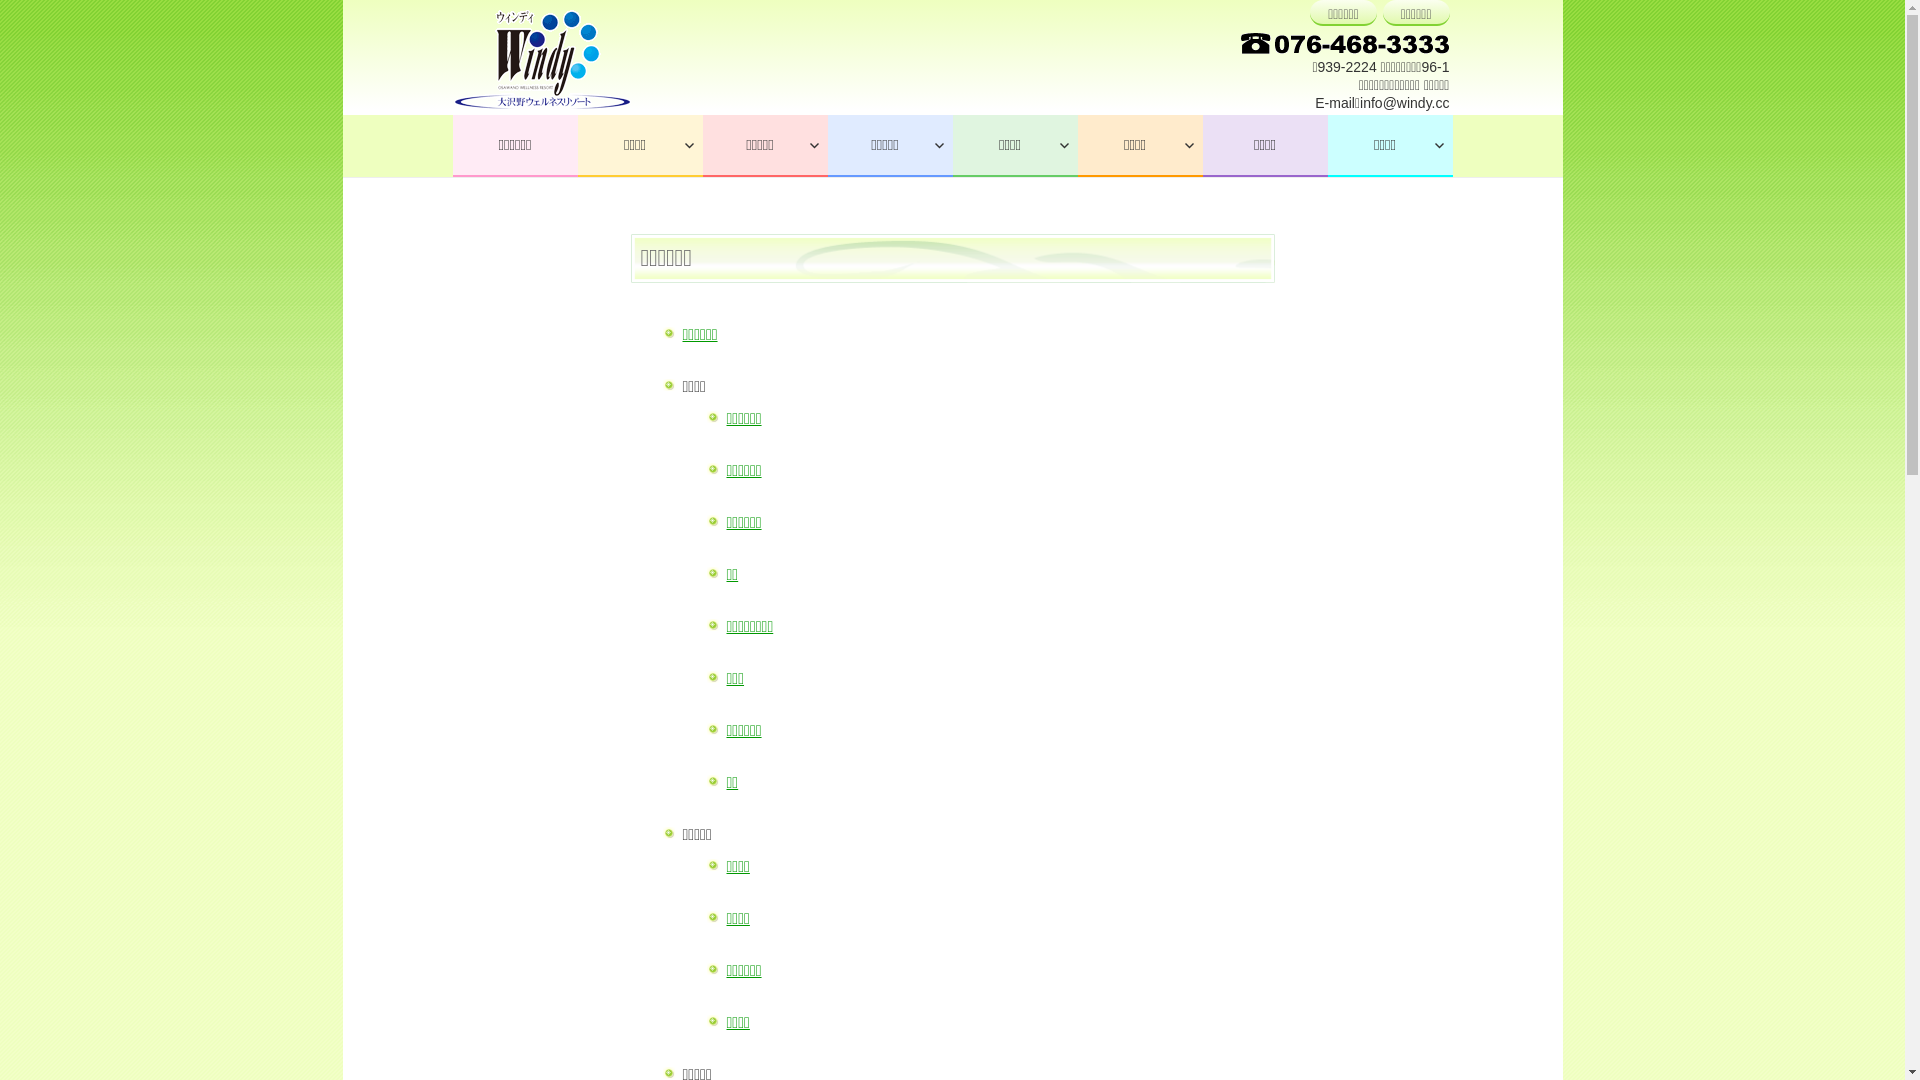 The image size is (1920, 1080). Describe the element at coordinates (1403, 103) in the screenshot. I see `'info@windy.cc'` at that location.